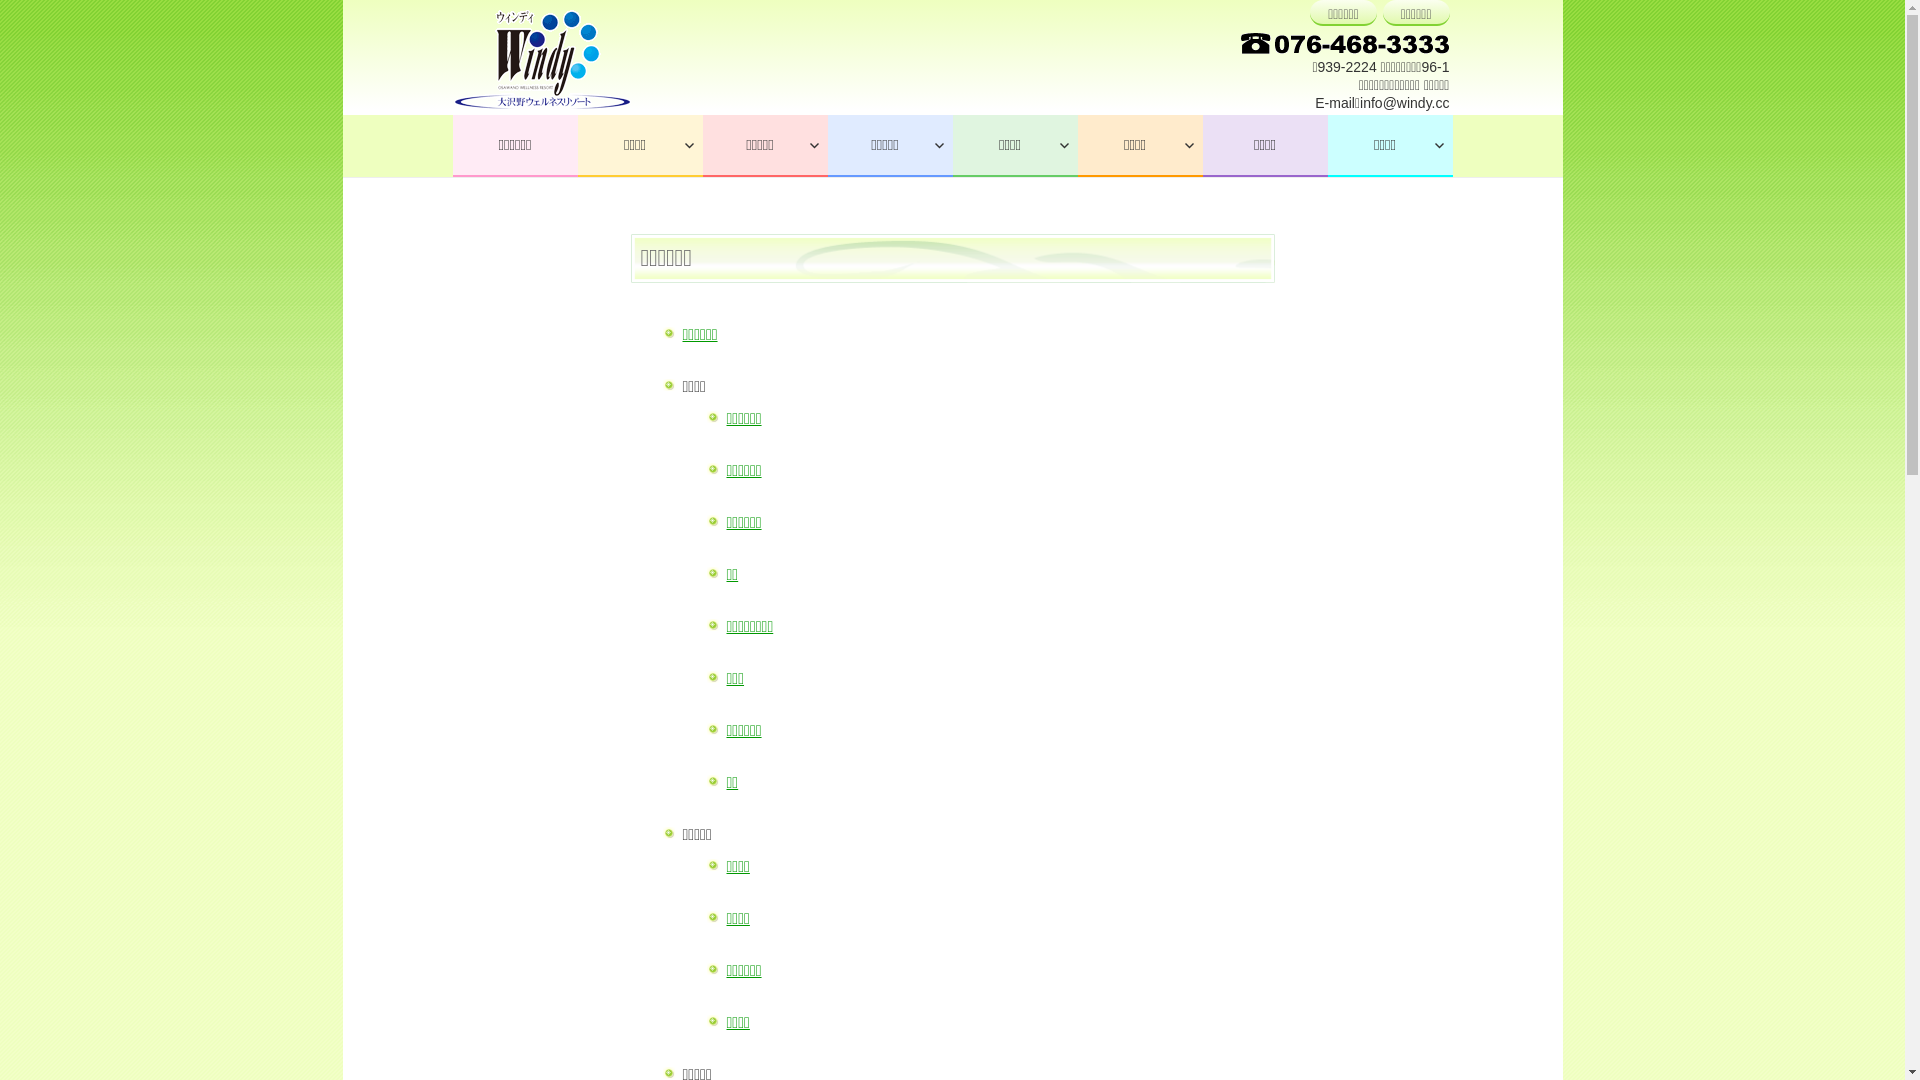 The image size is (1920, 1080). Describe the element at coordinates (1403, 103) in the screenshot. I see `'info@windy.cc'` at that location.